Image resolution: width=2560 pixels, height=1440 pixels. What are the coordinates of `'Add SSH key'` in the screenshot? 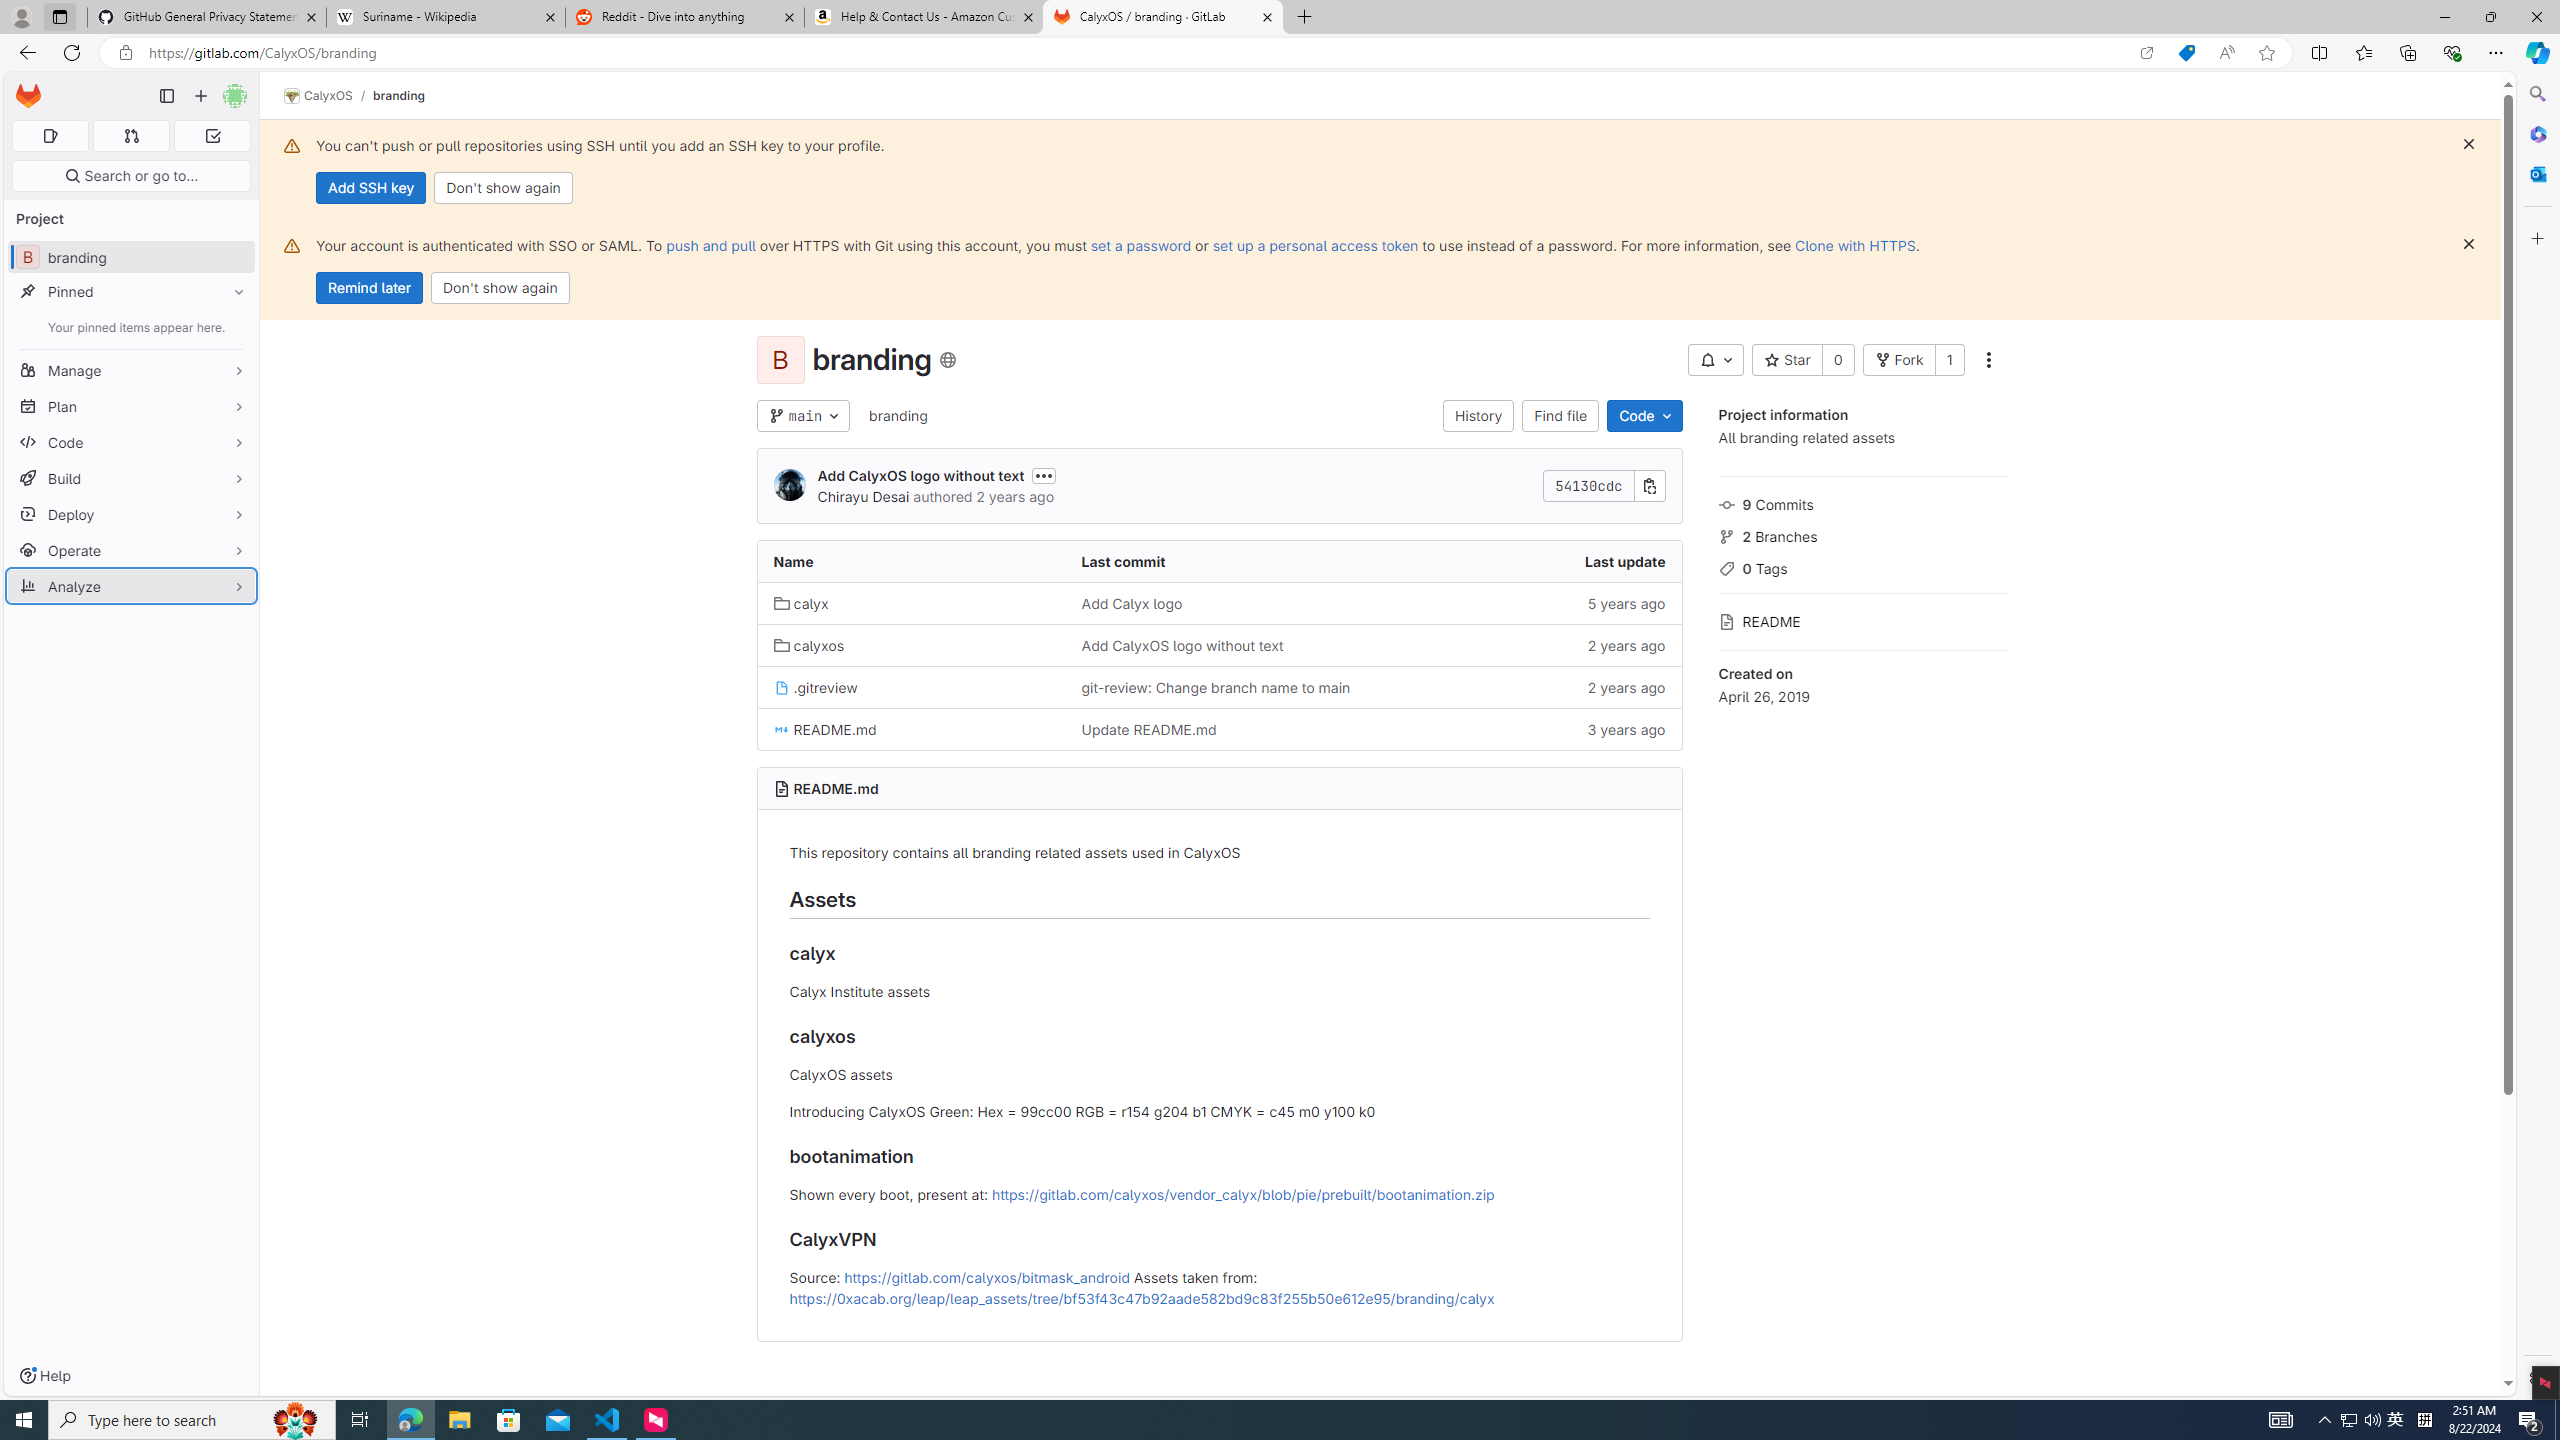 It's located at (370, 187).